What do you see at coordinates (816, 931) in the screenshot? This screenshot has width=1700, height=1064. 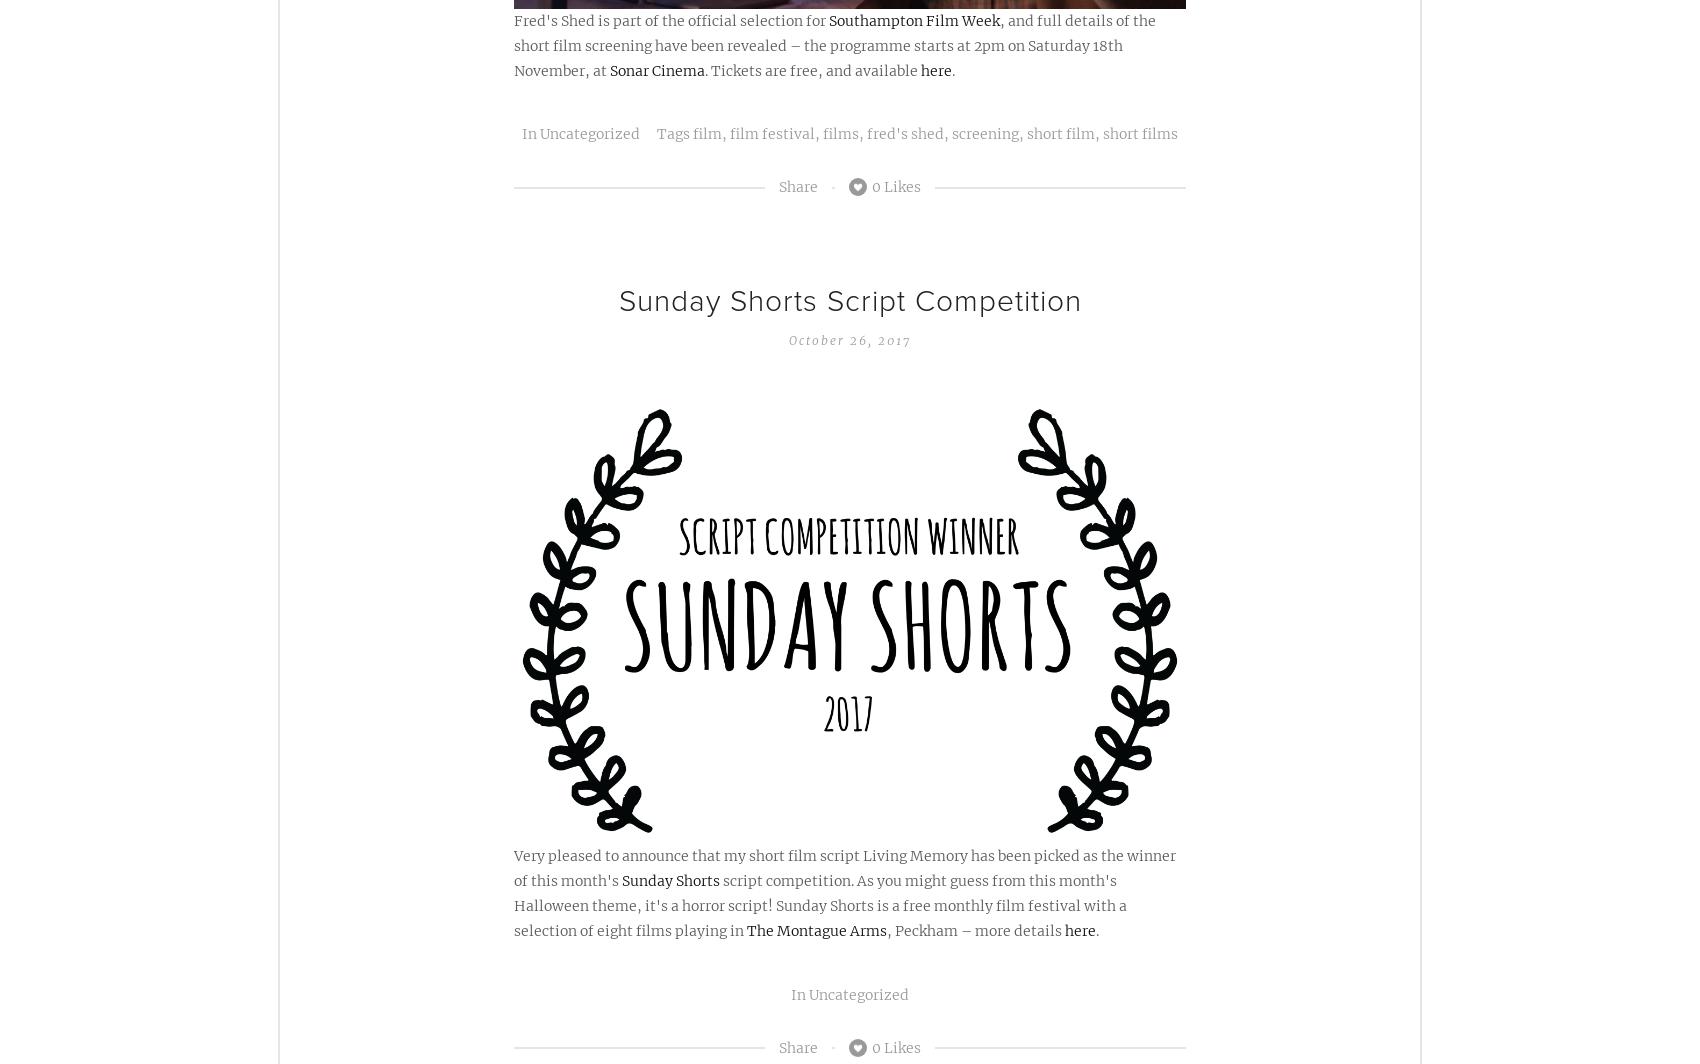 I see `'The Montague Arms'` at bounding box center [816, 931].